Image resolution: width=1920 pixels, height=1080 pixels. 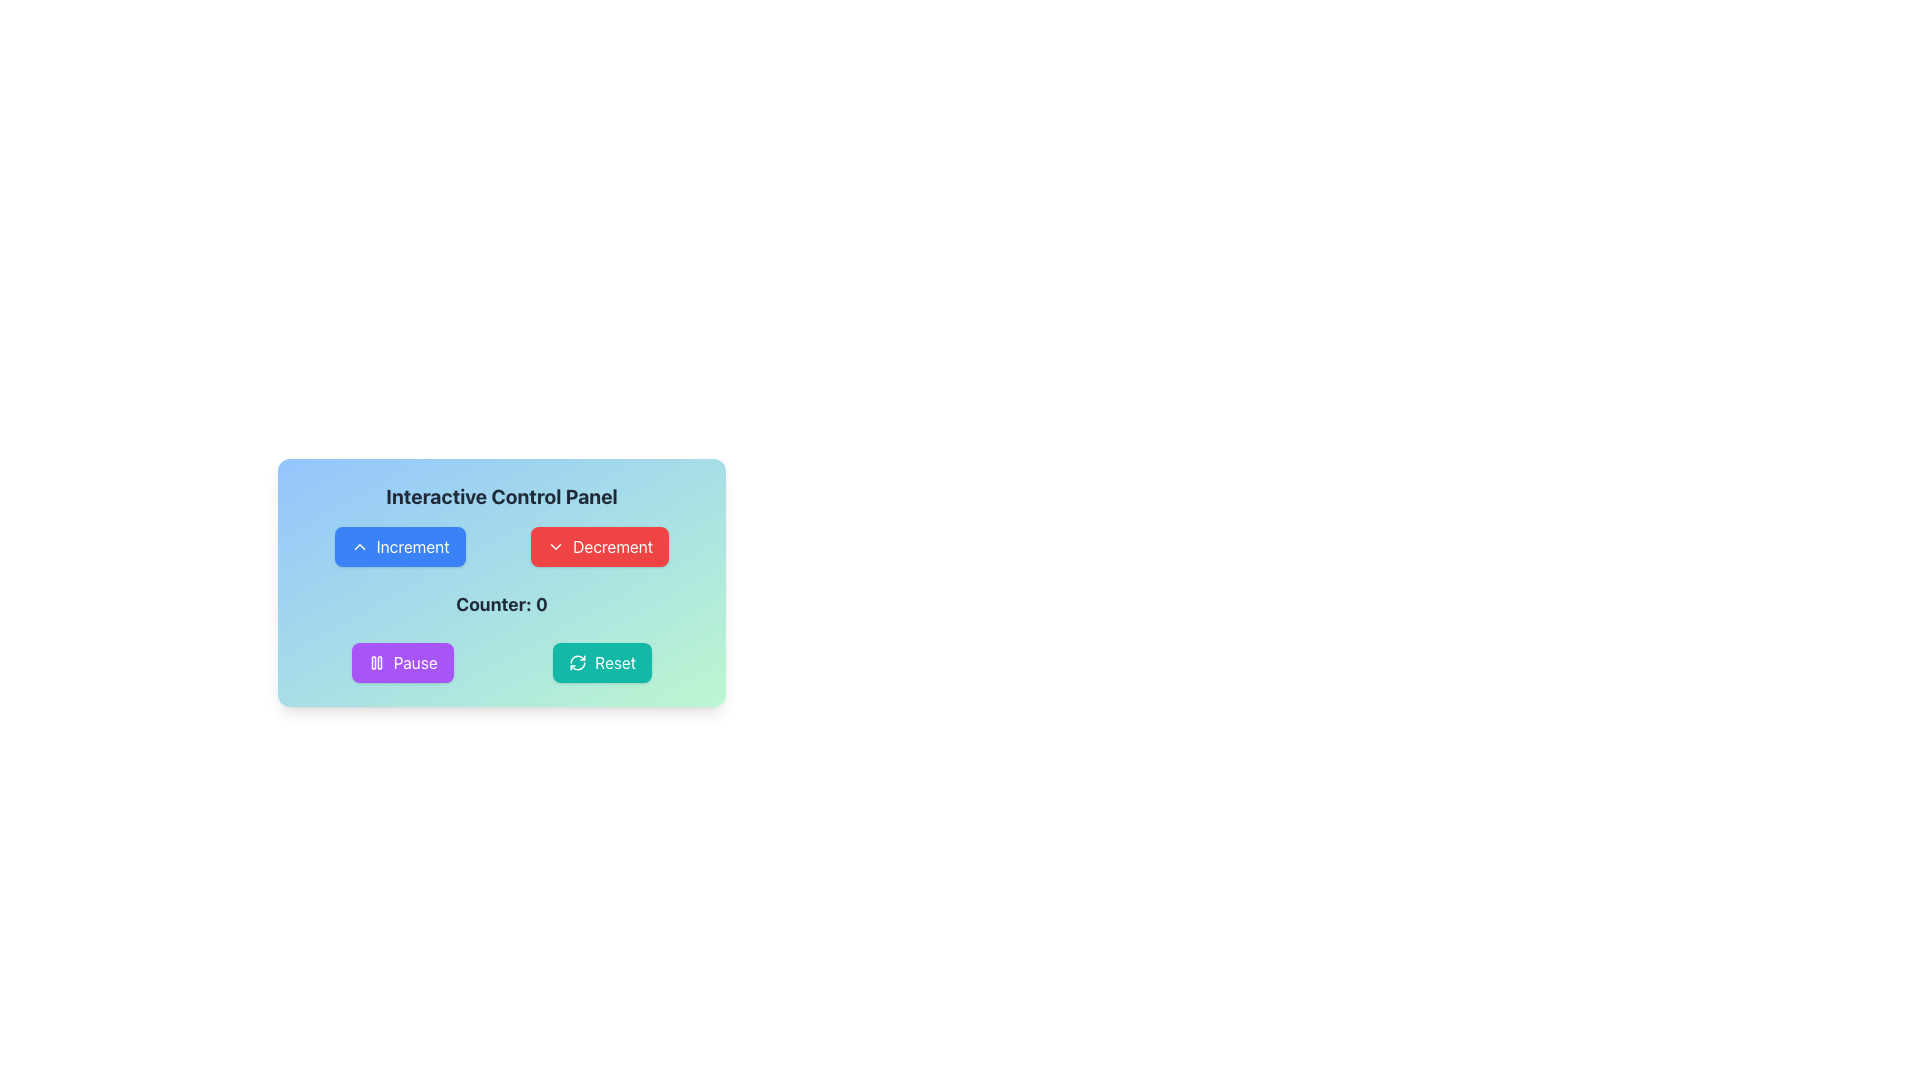 I want to click on the 'Reset' button with a teal background located at the bottom of the control panel to reset the counter, so click(x=601, y=663).